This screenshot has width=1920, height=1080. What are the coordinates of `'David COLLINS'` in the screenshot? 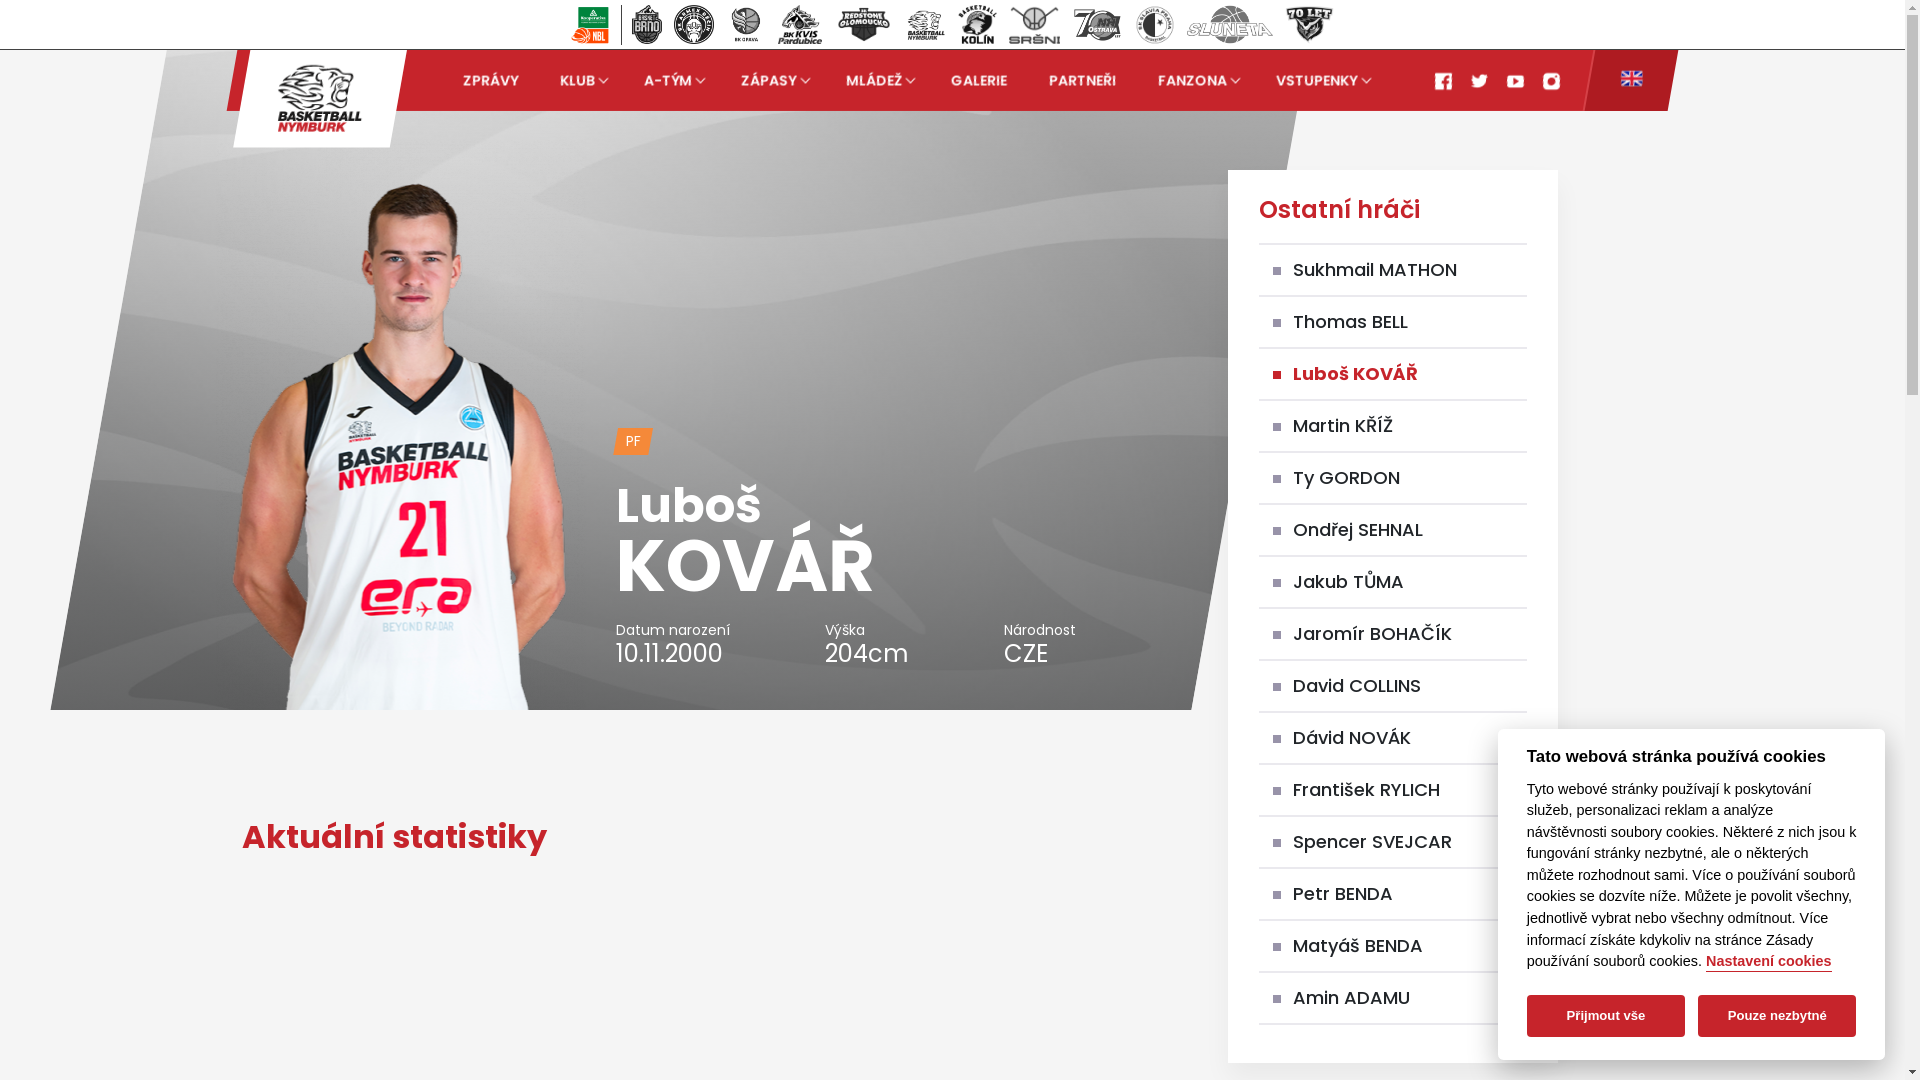 It's located at (1357, 684).